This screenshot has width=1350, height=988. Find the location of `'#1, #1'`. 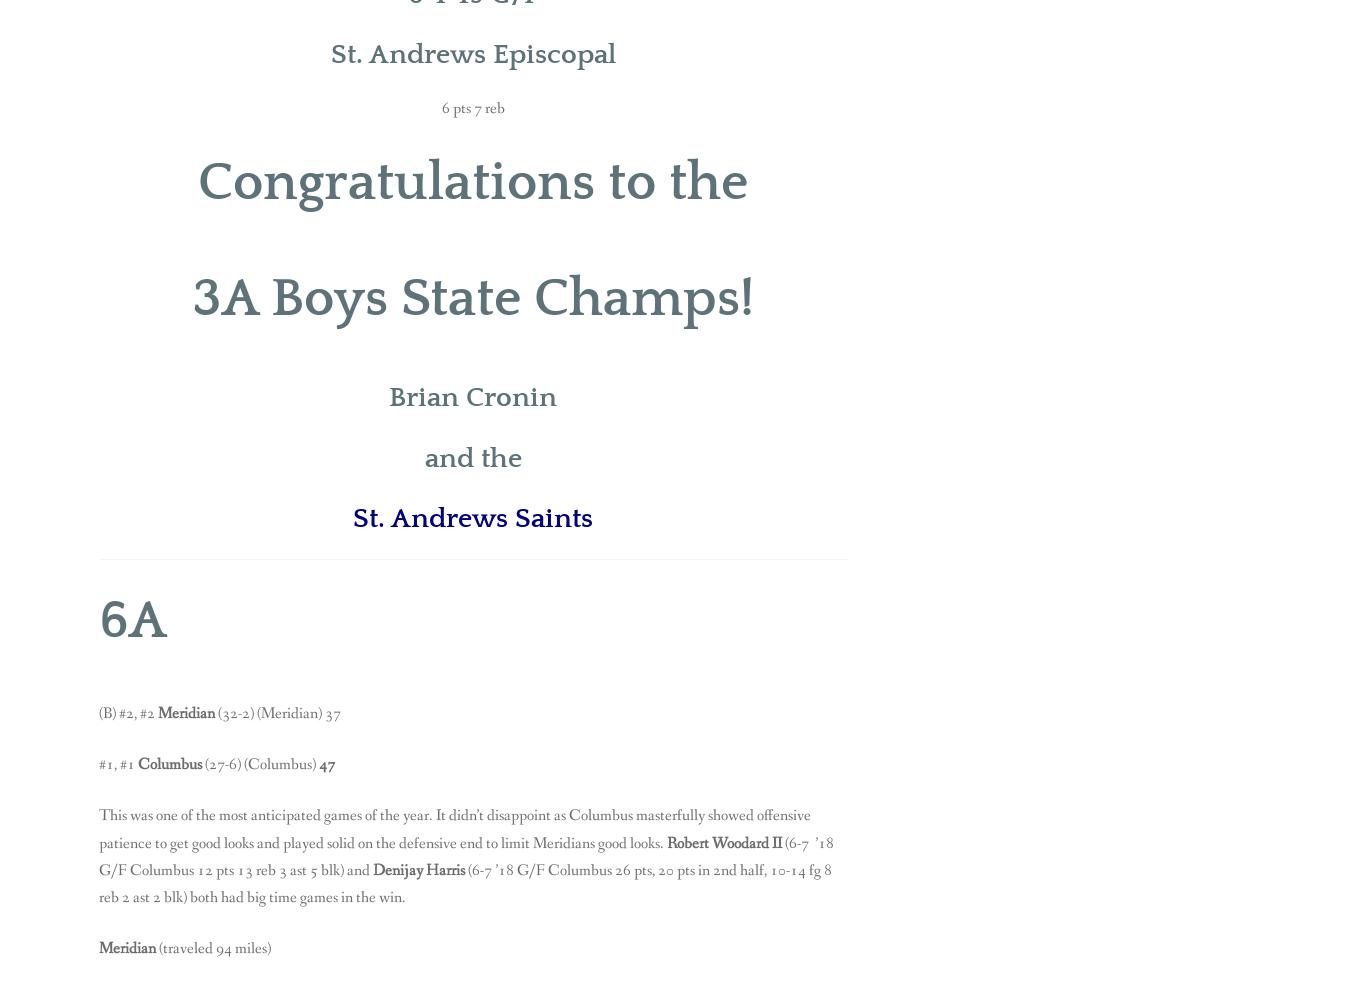

'#1, #1' is located at coordinates (97, 763).